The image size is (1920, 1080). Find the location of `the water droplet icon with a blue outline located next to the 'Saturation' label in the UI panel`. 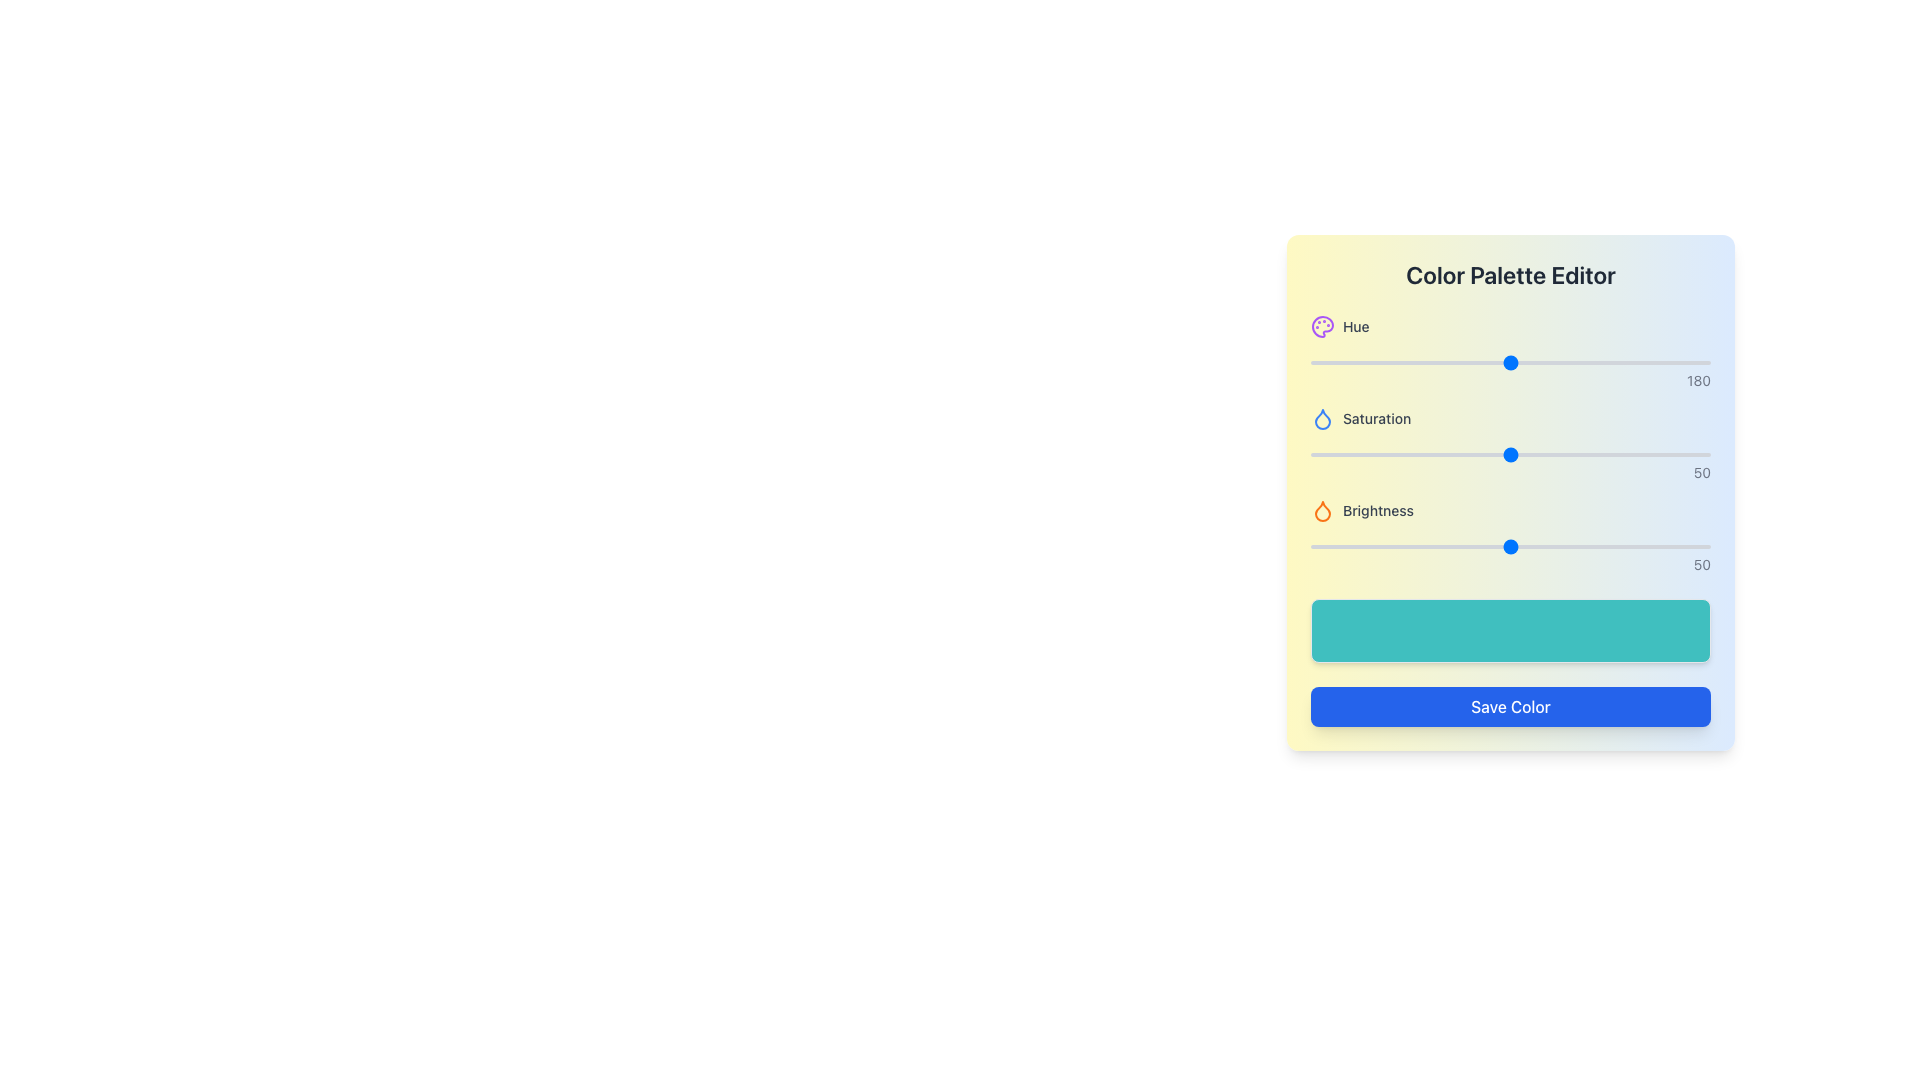

the water droplet icon with a blue outline located next to the 'Saturation' label in the UI panel is located at coordinates (1323, 418).